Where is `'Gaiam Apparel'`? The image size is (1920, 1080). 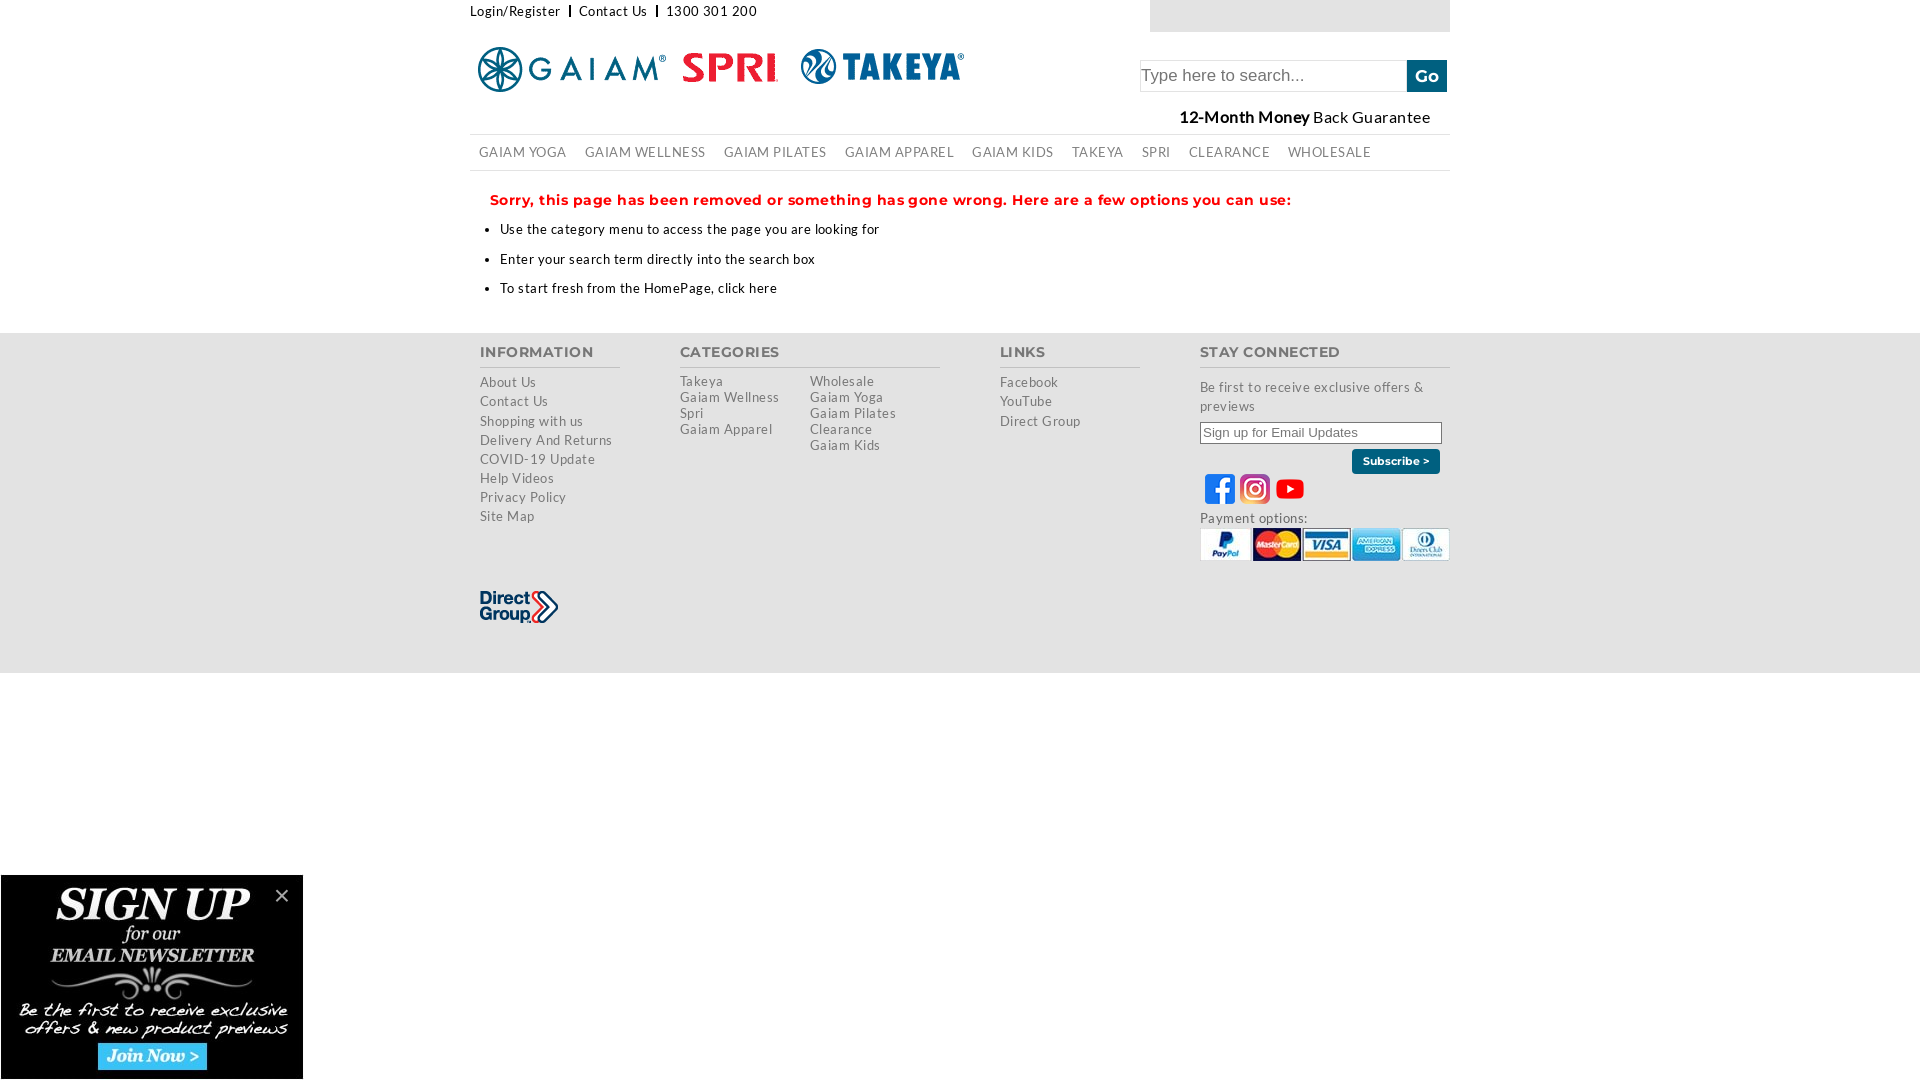 'Gaiam Apparel' is located at coordinates (680, 427).